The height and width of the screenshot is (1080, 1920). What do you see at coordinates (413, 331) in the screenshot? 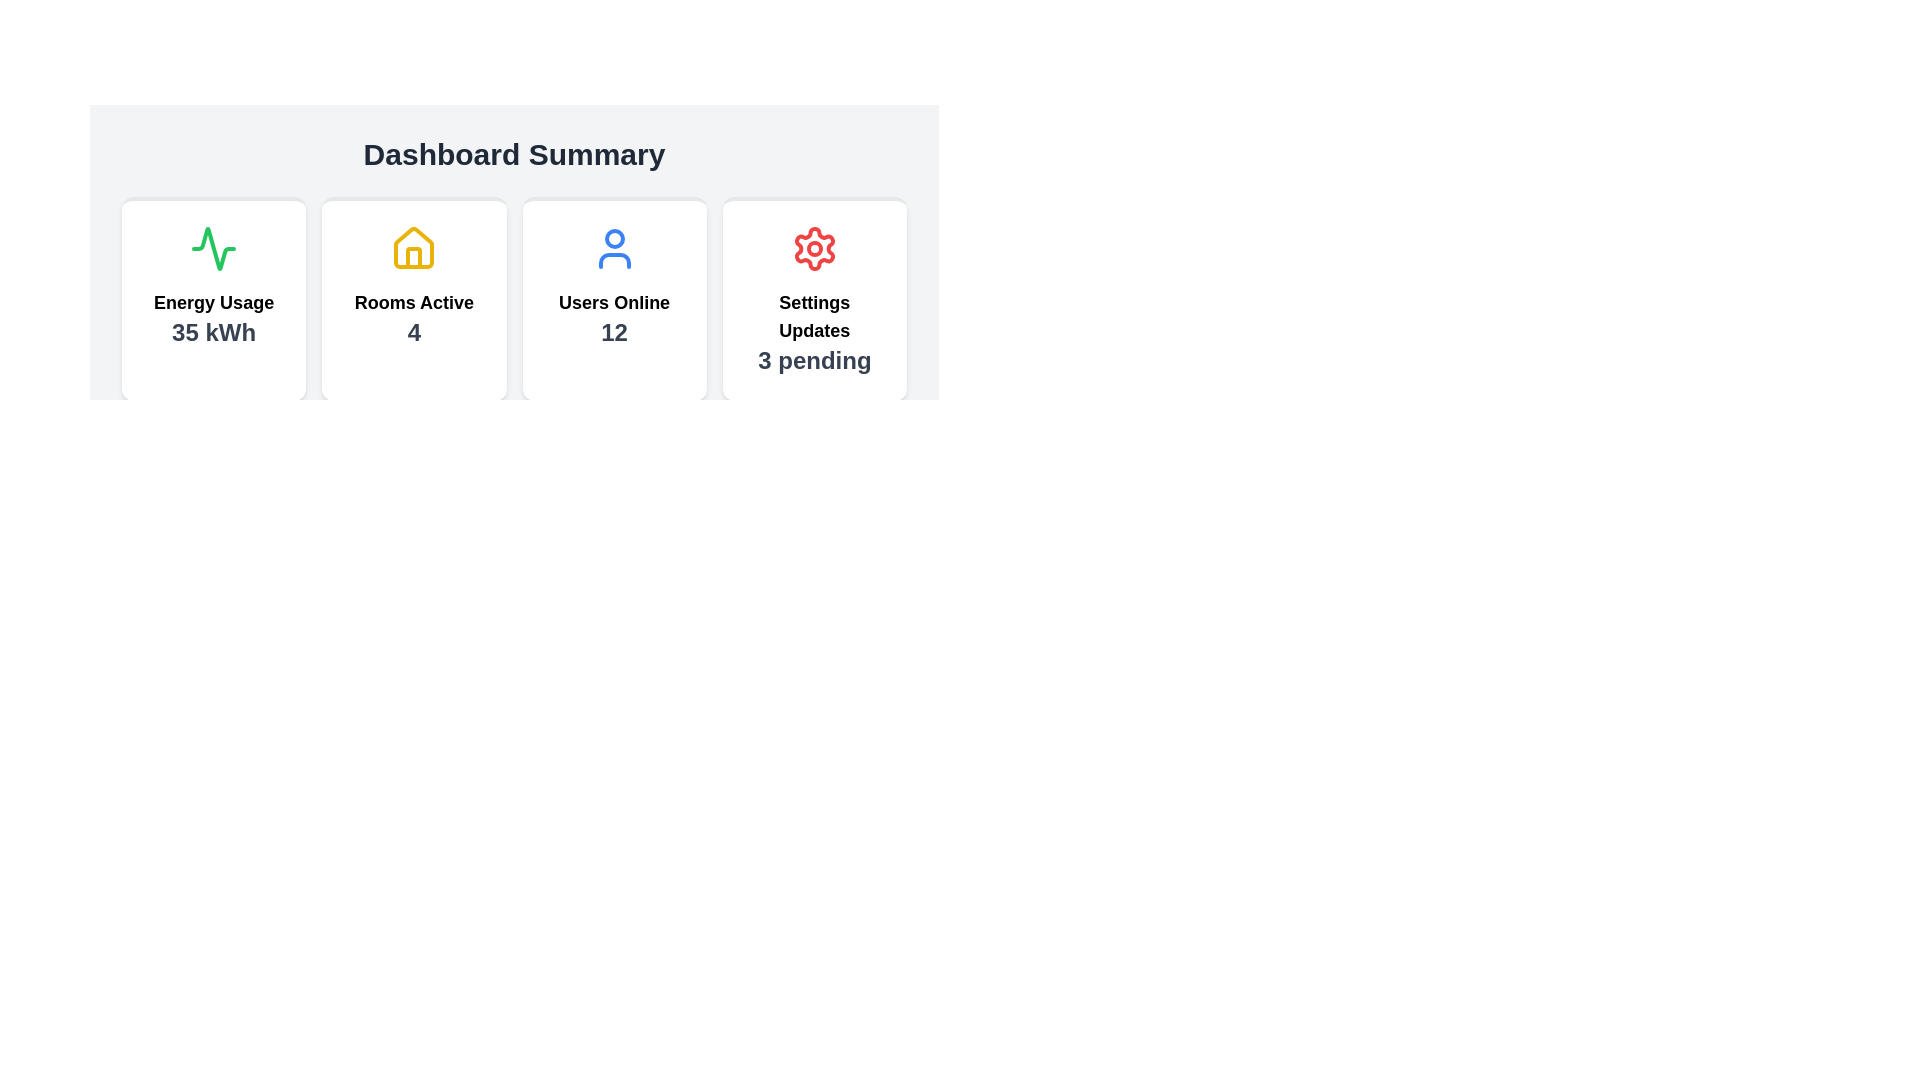
I see `numeric value displayed in the Number Label that shows the number of active rooms, located under the 'Rooms Active' card in the 'Dashboard Summary'` at bounding box center [413, 331].